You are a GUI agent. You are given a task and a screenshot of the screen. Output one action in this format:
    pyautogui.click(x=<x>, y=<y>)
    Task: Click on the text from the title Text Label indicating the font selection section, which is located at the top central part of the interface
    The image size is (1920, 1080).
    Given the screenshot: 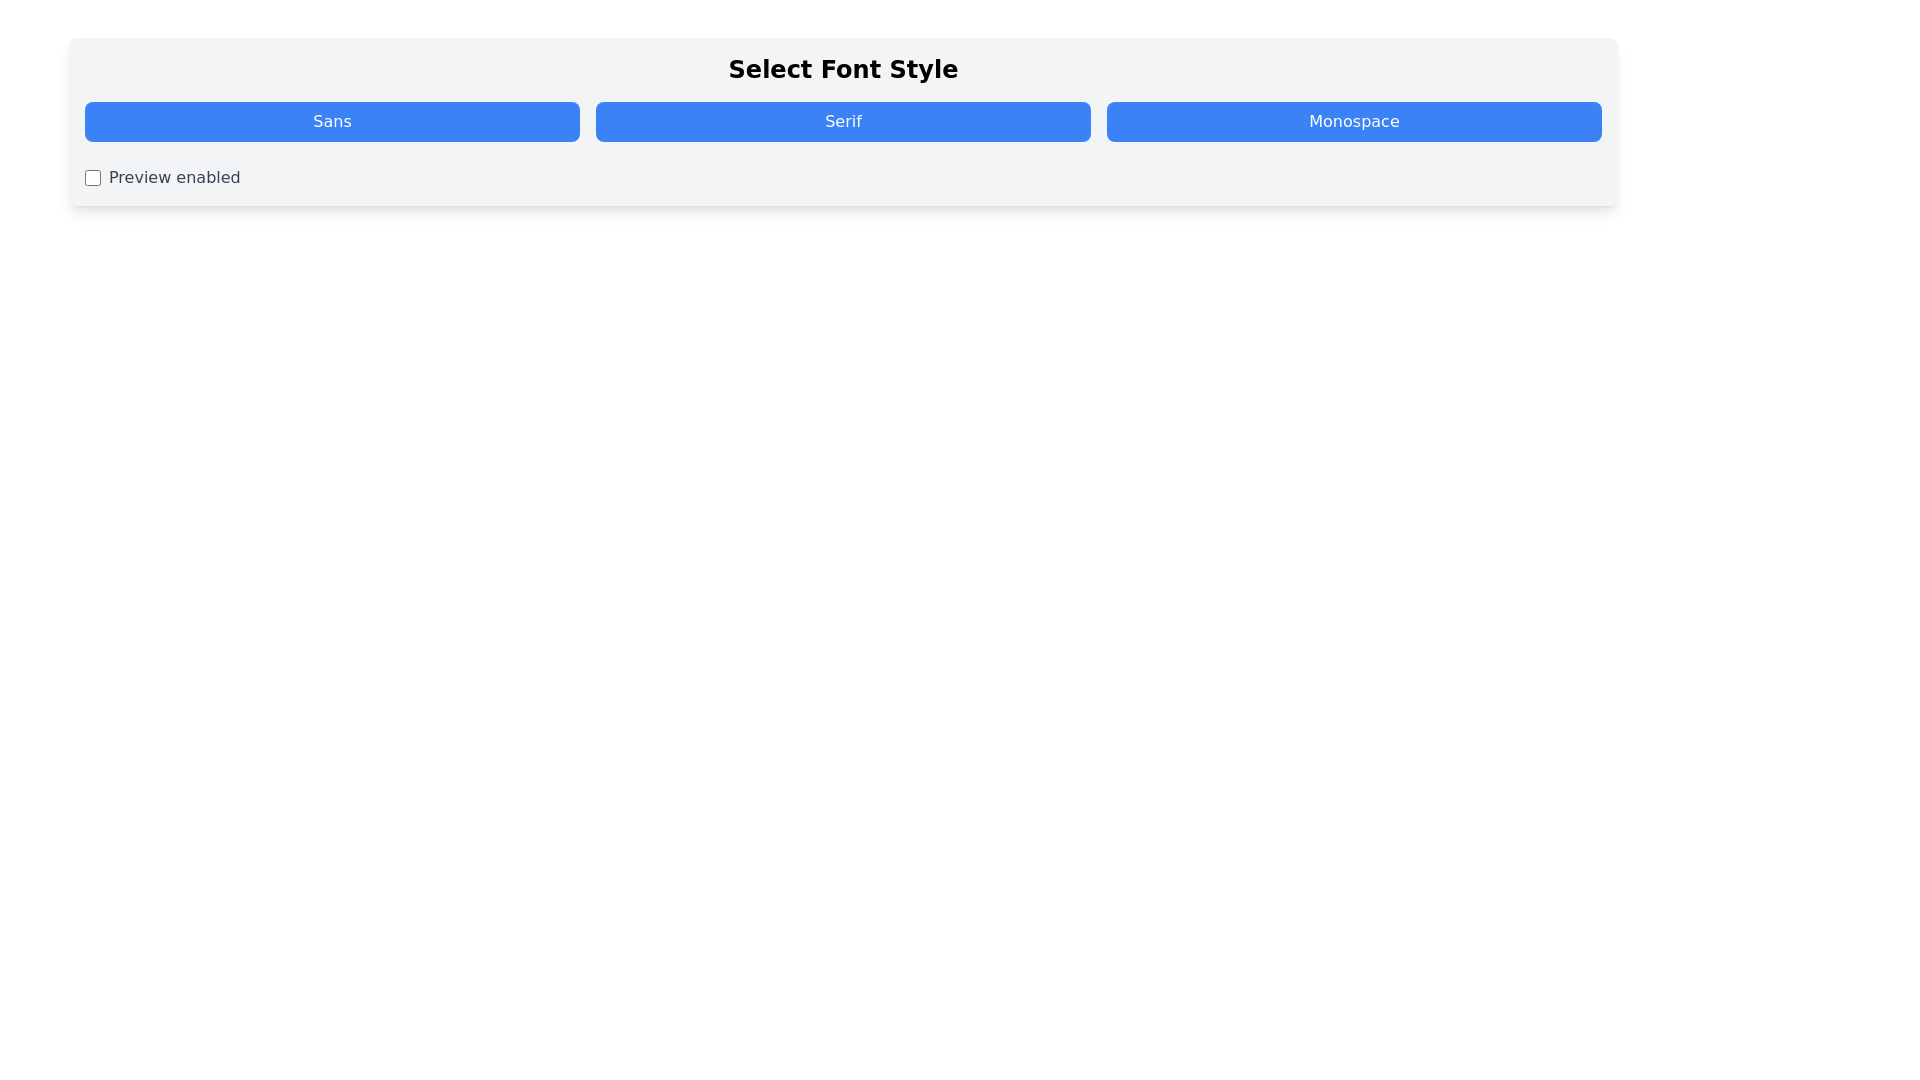 What is the action you would take?
    pyautogui.click(x=843, y=68)
    